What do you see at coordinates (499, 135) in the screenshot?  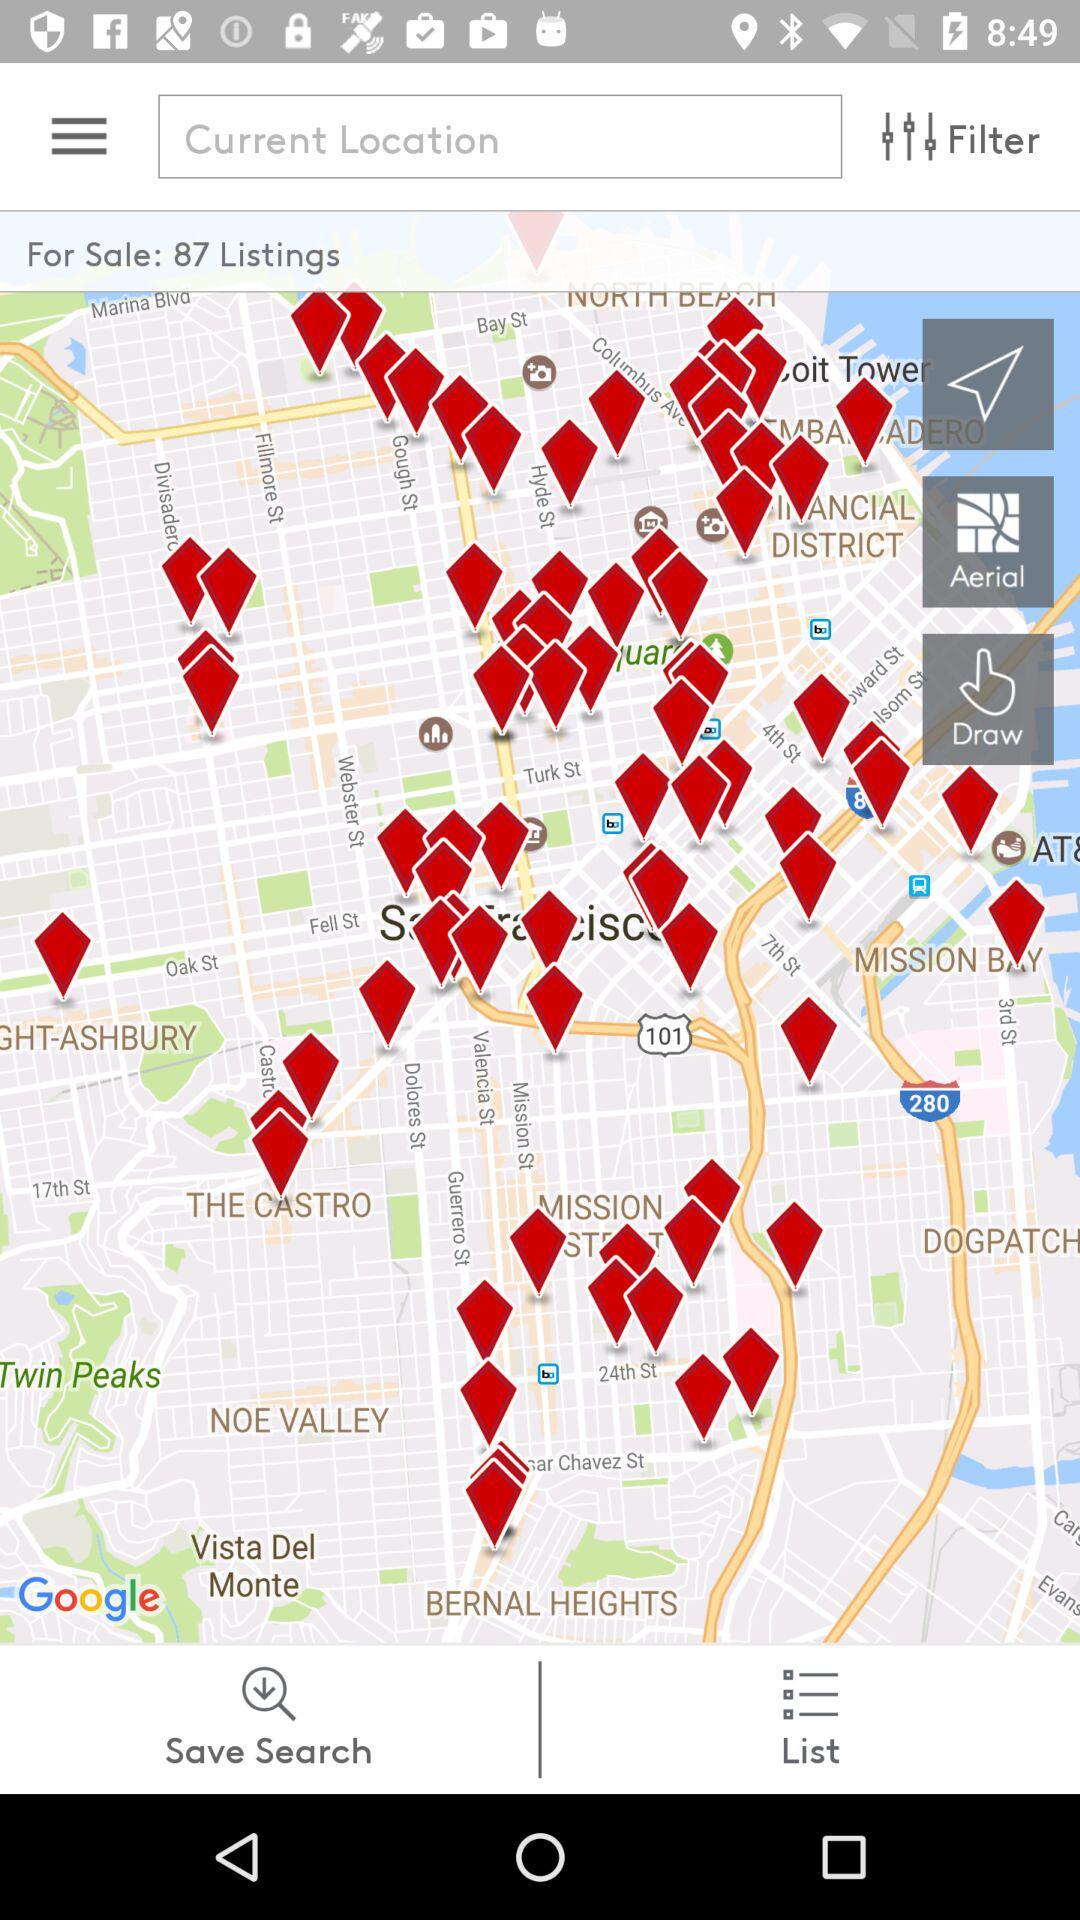 I see `find location` at bounding box center [499, 135].